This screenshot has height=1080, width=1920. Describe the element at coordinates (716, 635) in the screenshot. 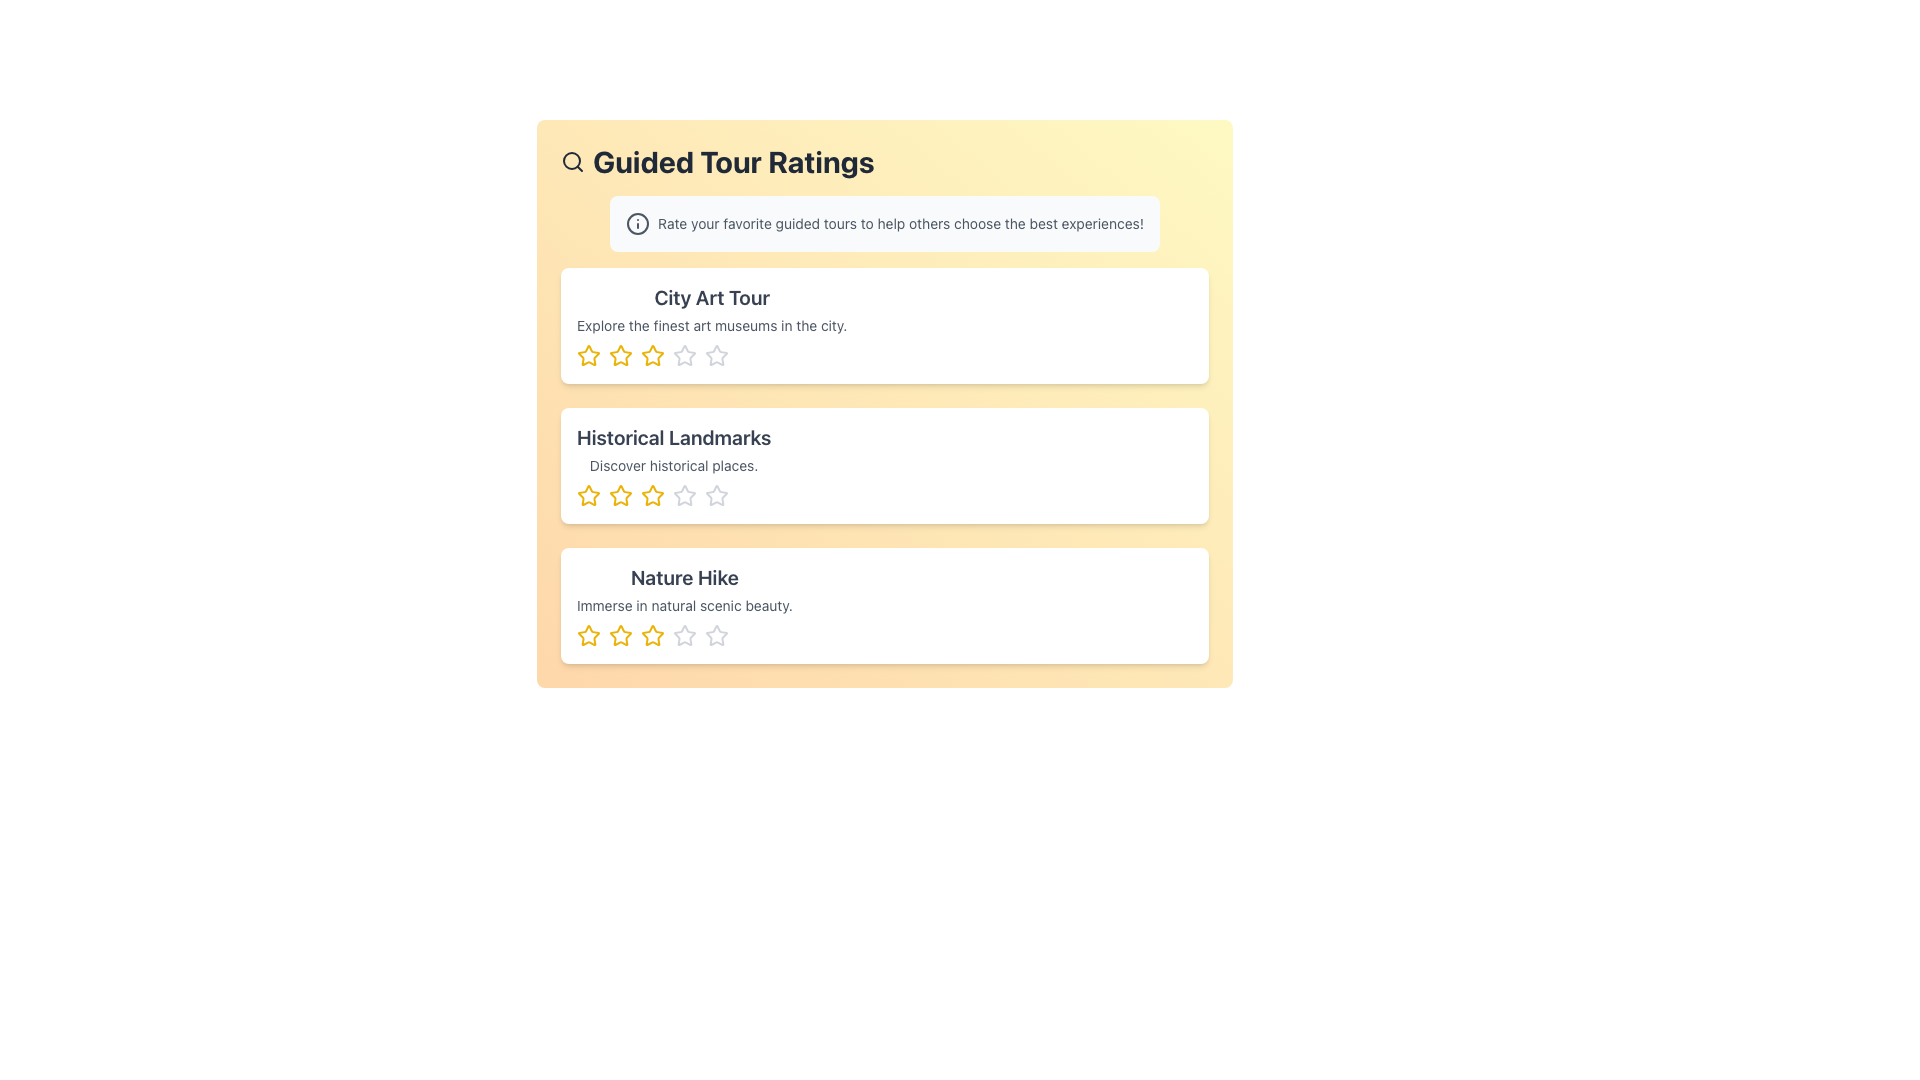

I see `the fifth hollow star-shaped rating icon in the 'Nature Hike' section` at that location.